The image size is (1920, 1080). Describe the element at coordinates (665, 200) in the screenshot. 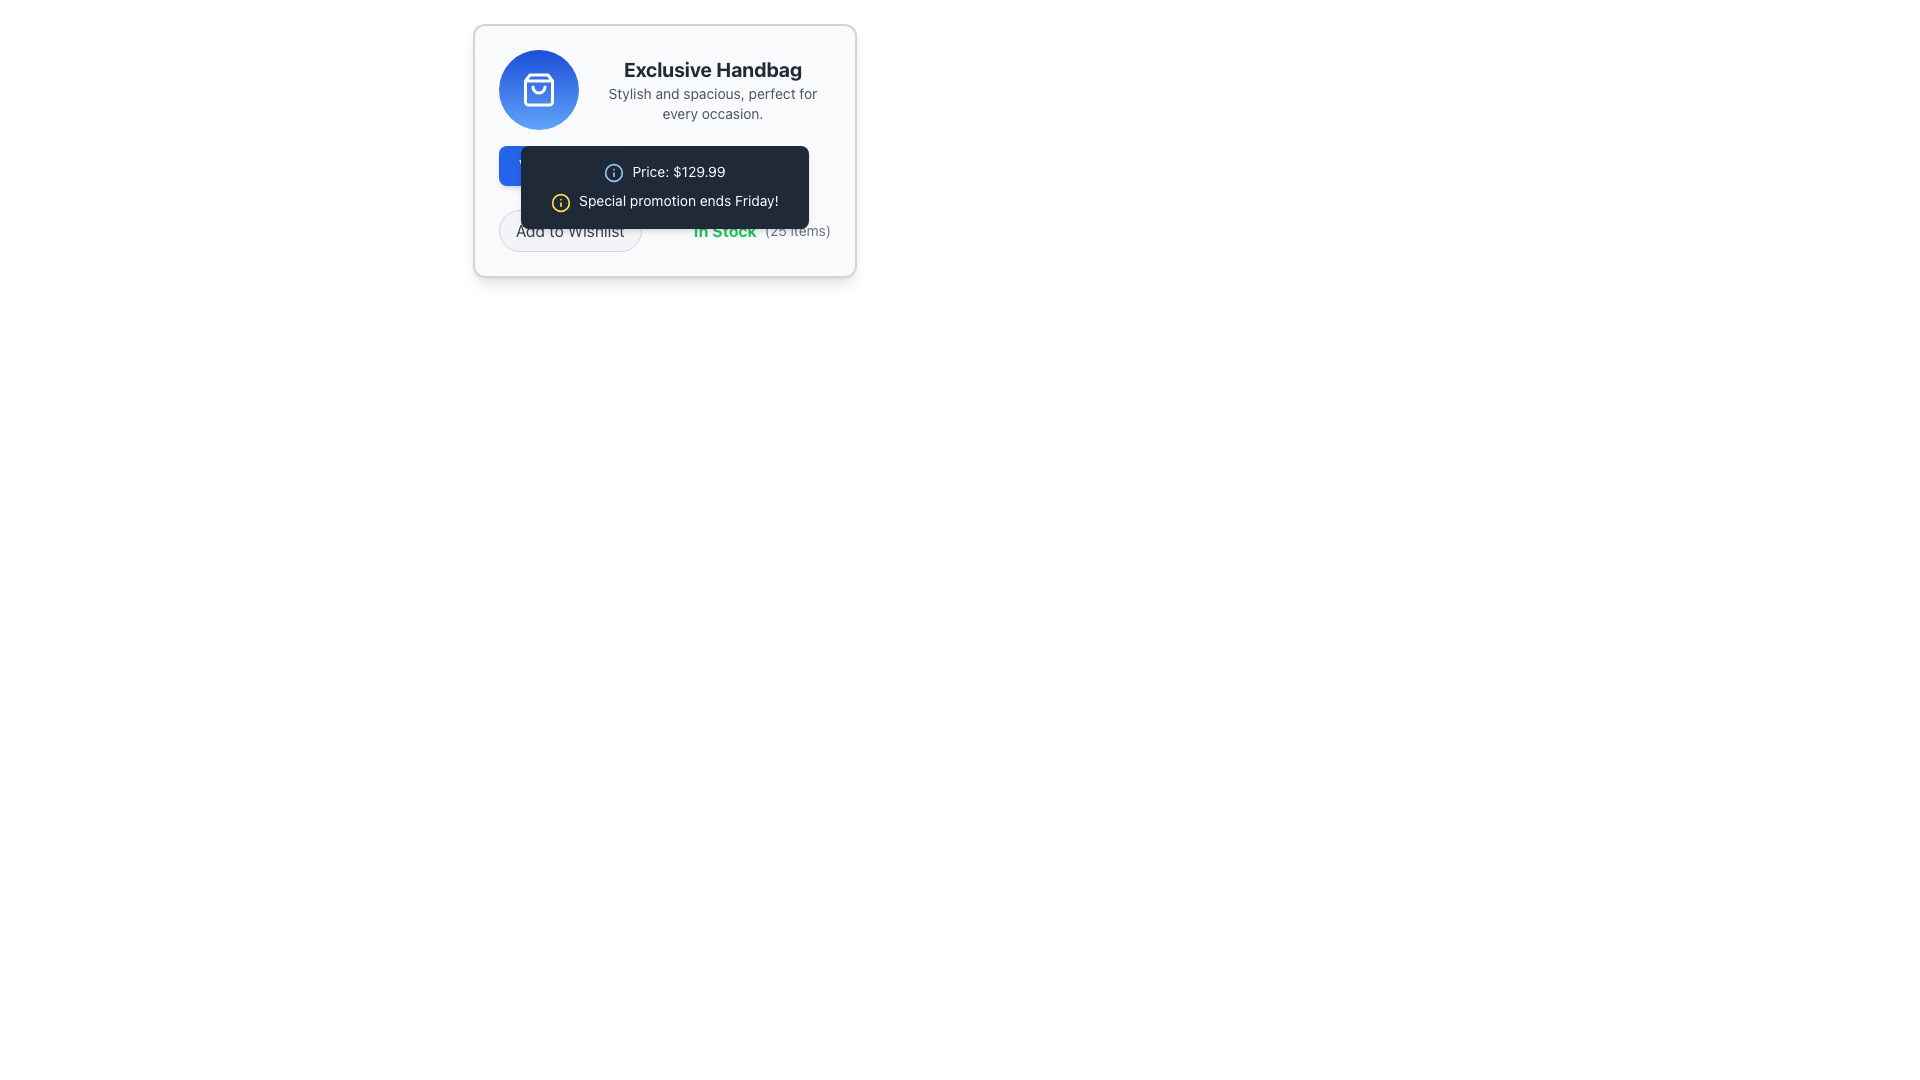

I see `the text label that serves as a notification for a special promotion and its expiration date, located at the bottom of a dark gray rectangular notification box` at that location.